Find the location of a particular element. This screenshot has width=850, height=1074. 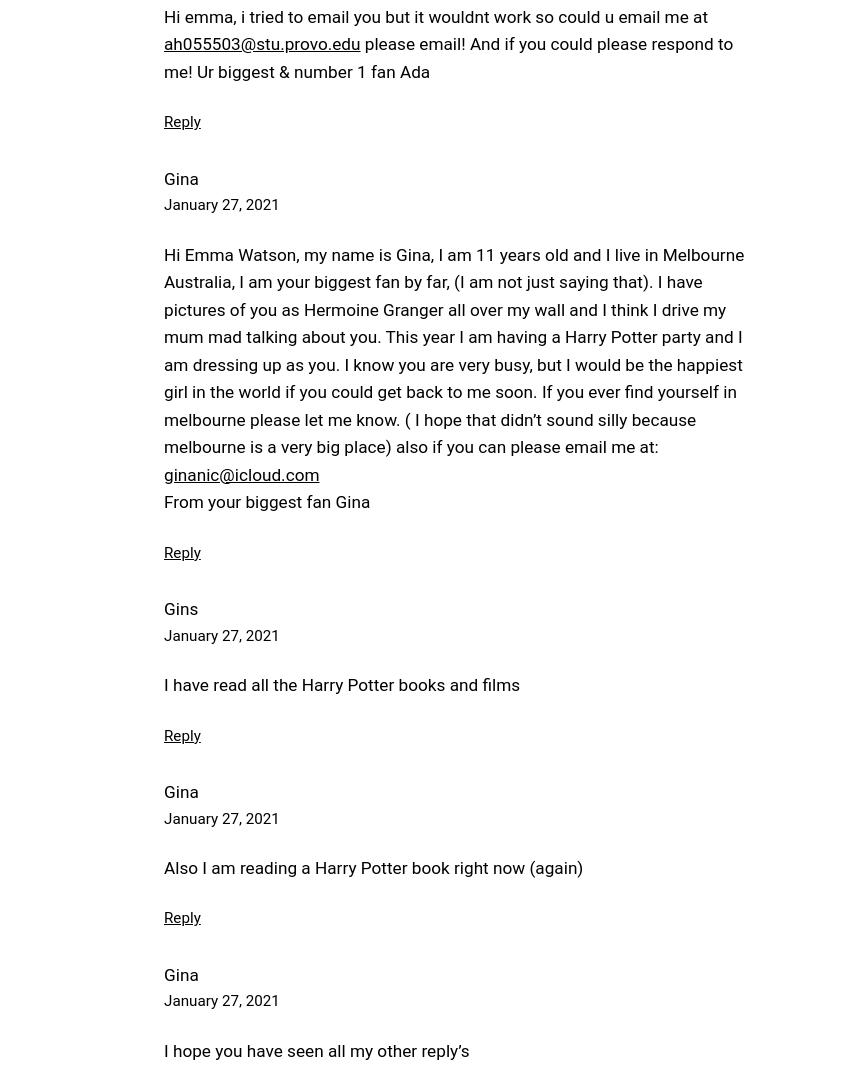

'From your biggest fan Gina' is located at coordinates (265, 501).